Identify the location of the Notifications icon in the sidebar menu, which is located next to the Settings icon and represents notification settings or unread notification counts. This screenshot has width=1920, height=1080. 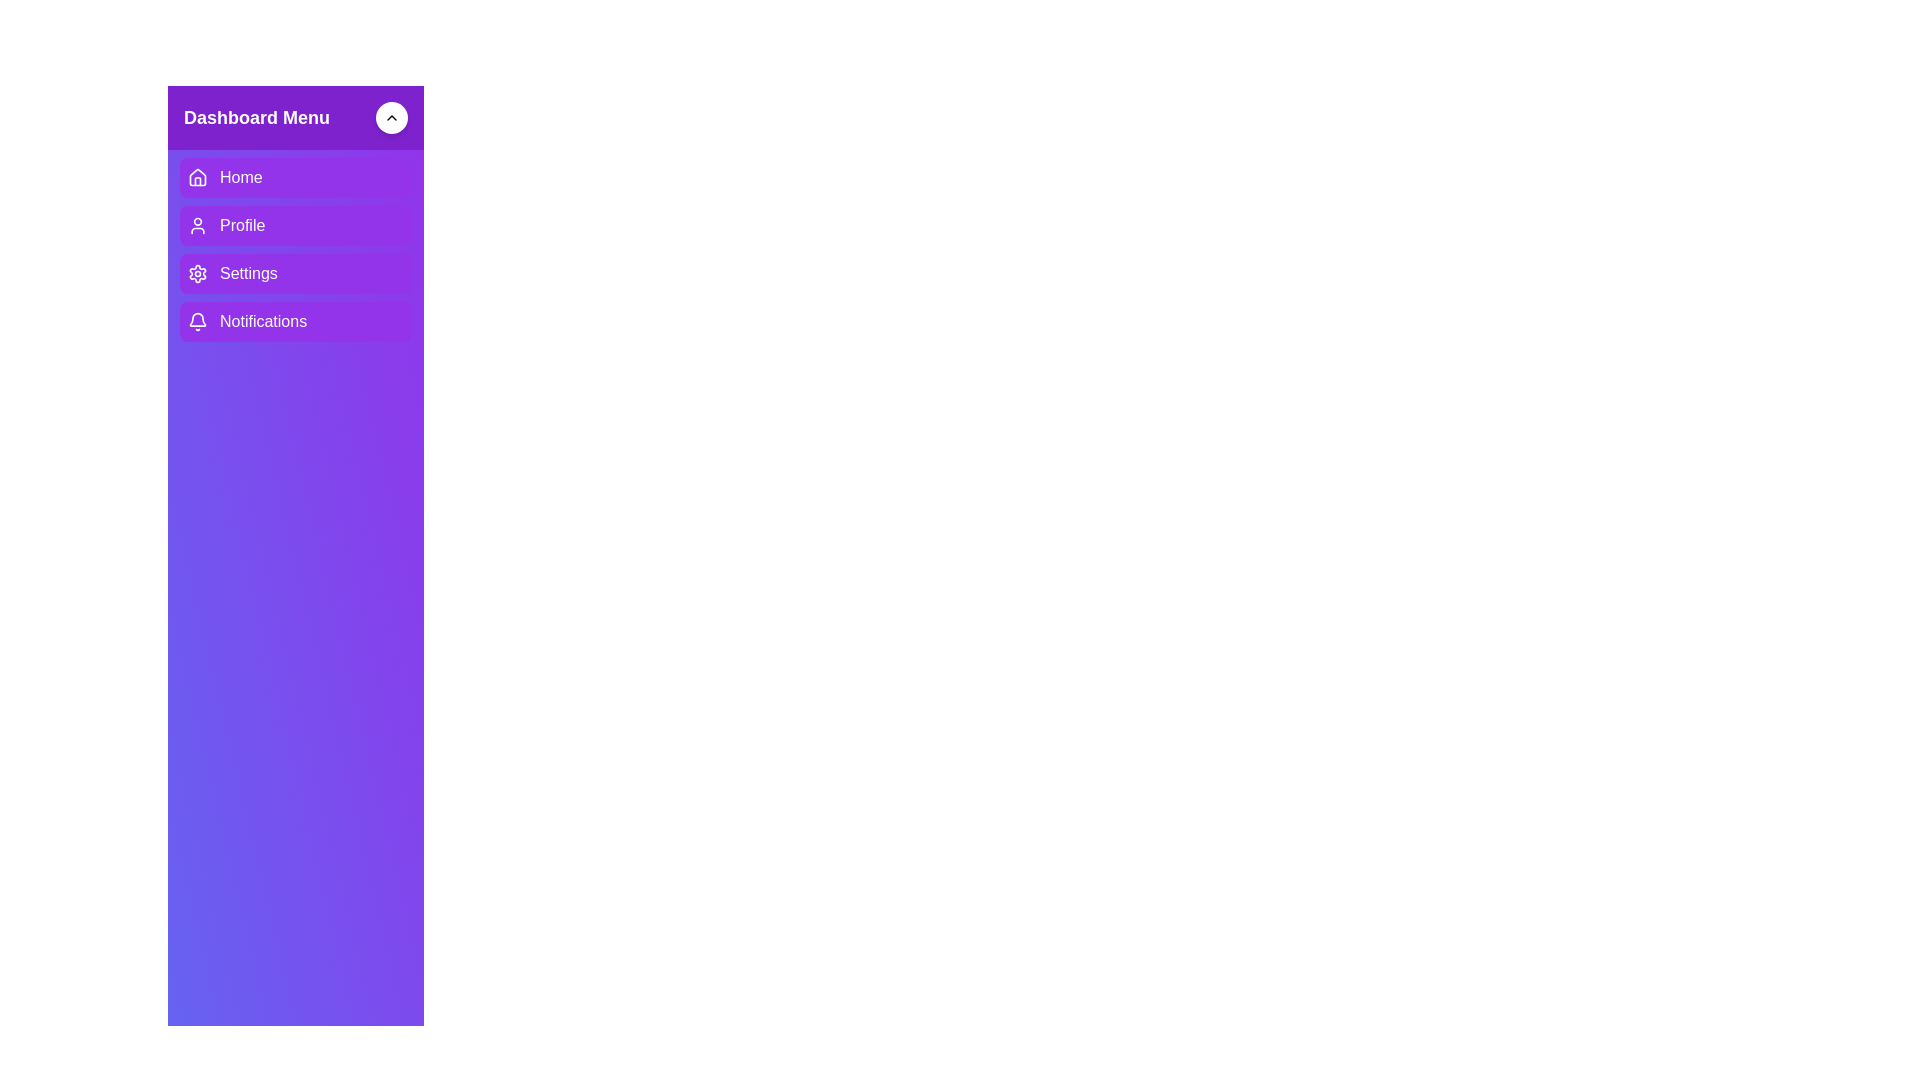
(197, 318).